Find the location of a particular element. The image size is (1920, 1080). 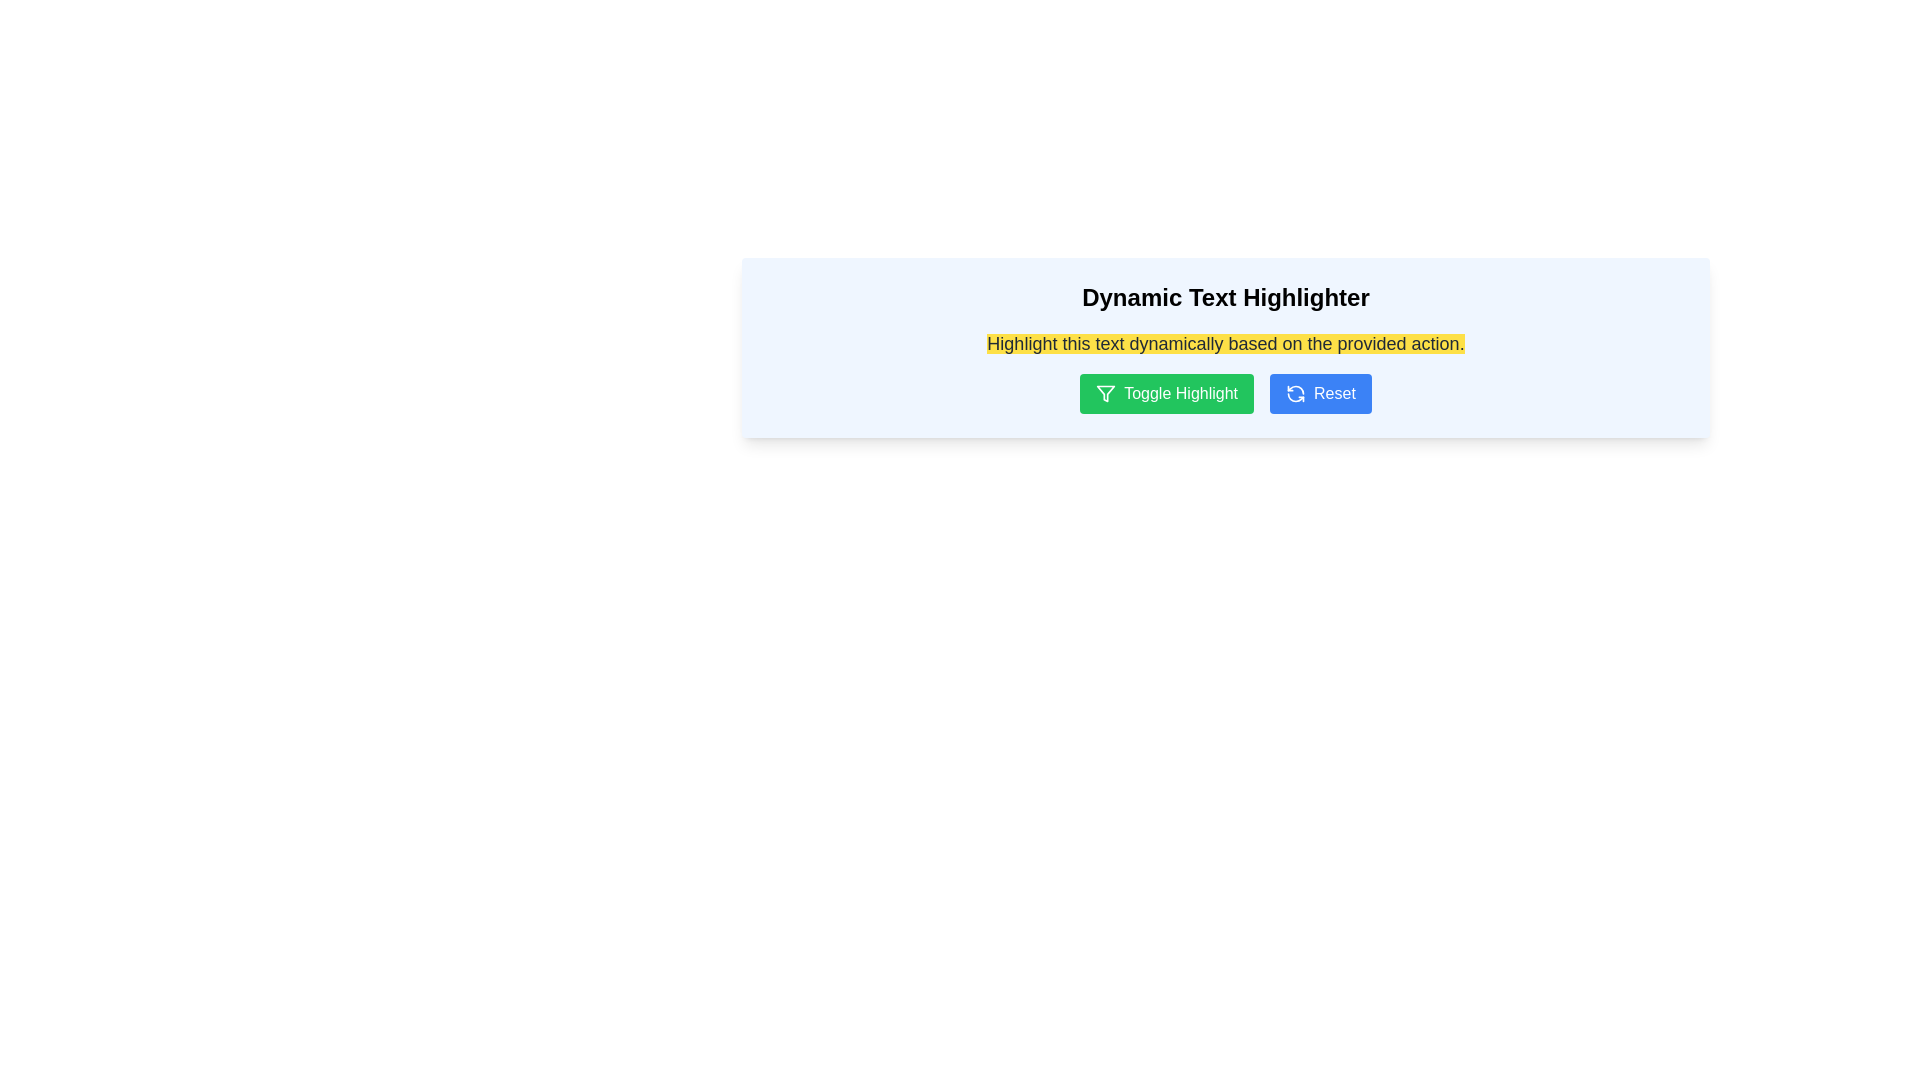

the first button in the horizontal row that toggles a highlight feature is located at coordinates (1167, 393).